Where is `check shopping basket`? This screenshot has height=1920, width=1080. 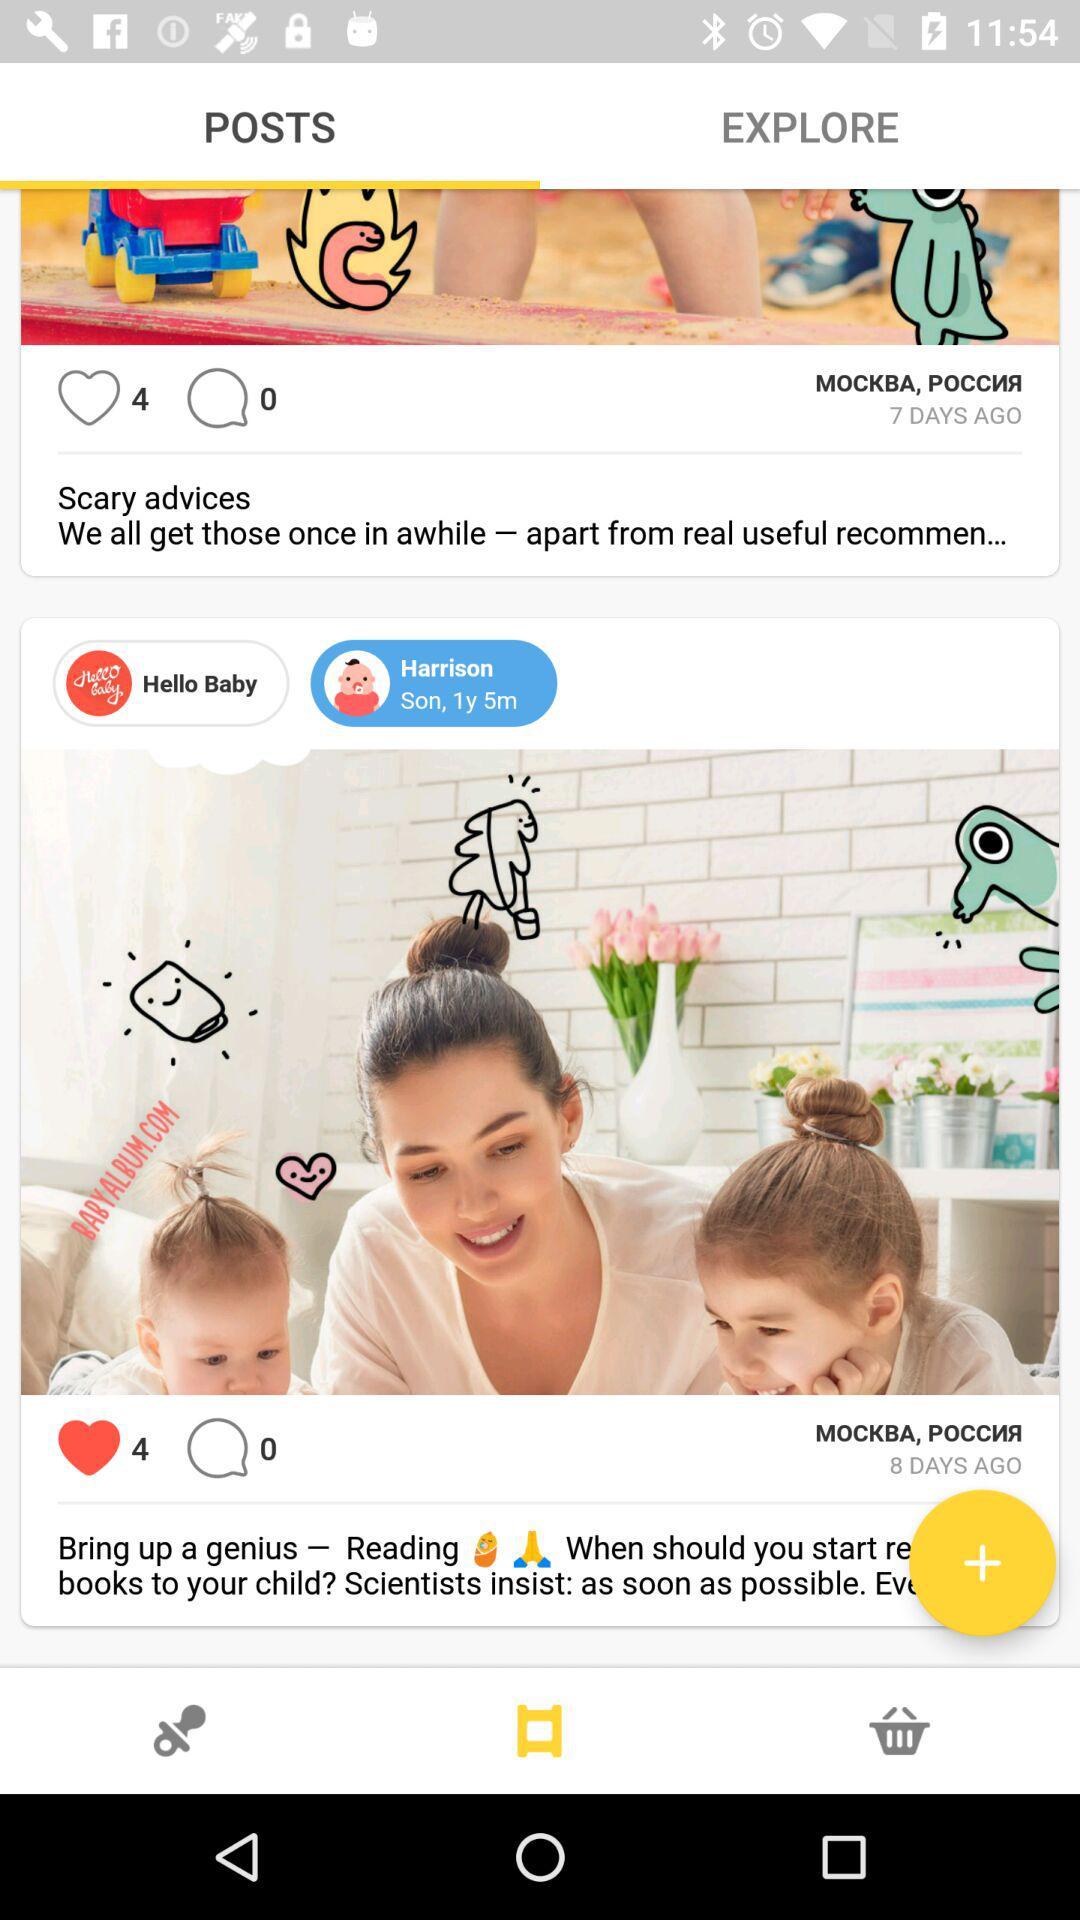
check shopping basket is located at coordinates (898, 1730).